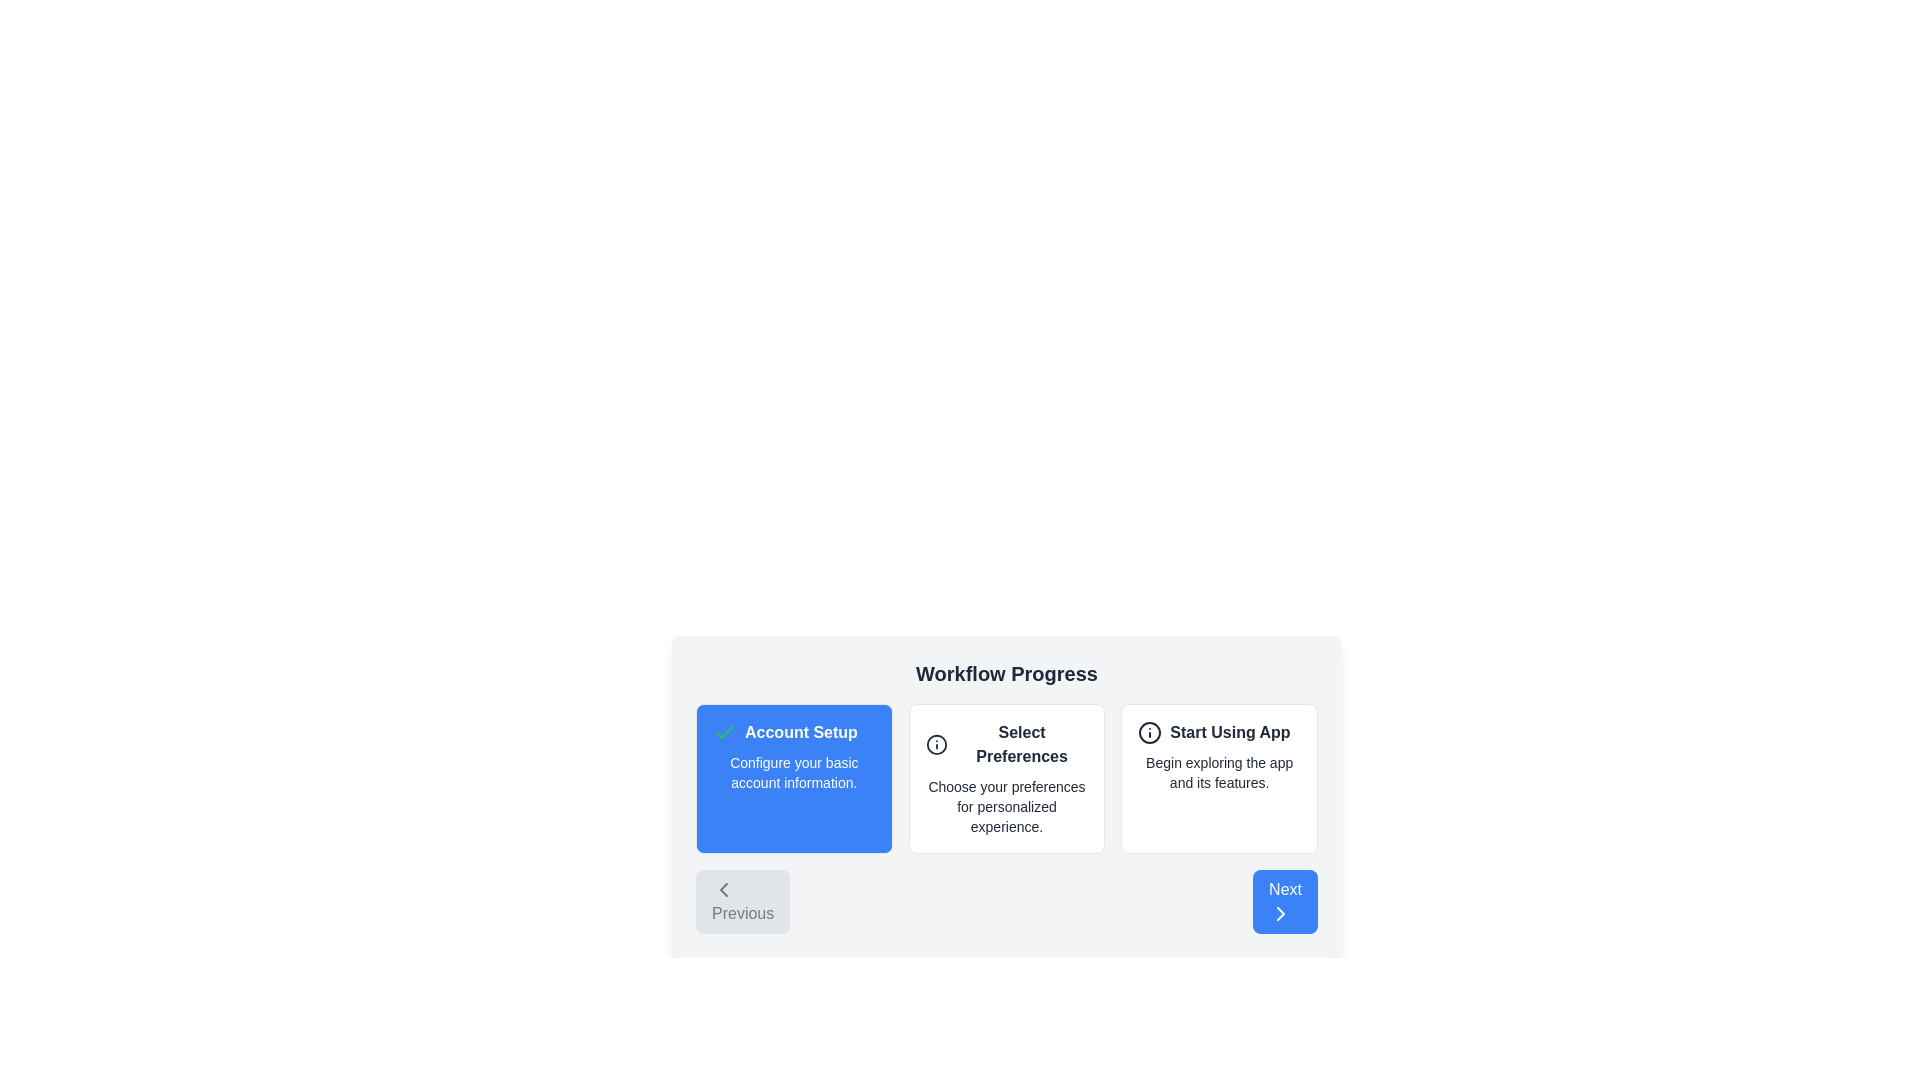 The height and width of the screenshot is (1080, 1920). What do you see at coordinates (935, 744) in the screenshot?
I see `the Icon that visually represents information related to the 'Select Preferences' step, positioned to the left of the text within the 'Select Preferences' component` at bounding box center [935, 744].